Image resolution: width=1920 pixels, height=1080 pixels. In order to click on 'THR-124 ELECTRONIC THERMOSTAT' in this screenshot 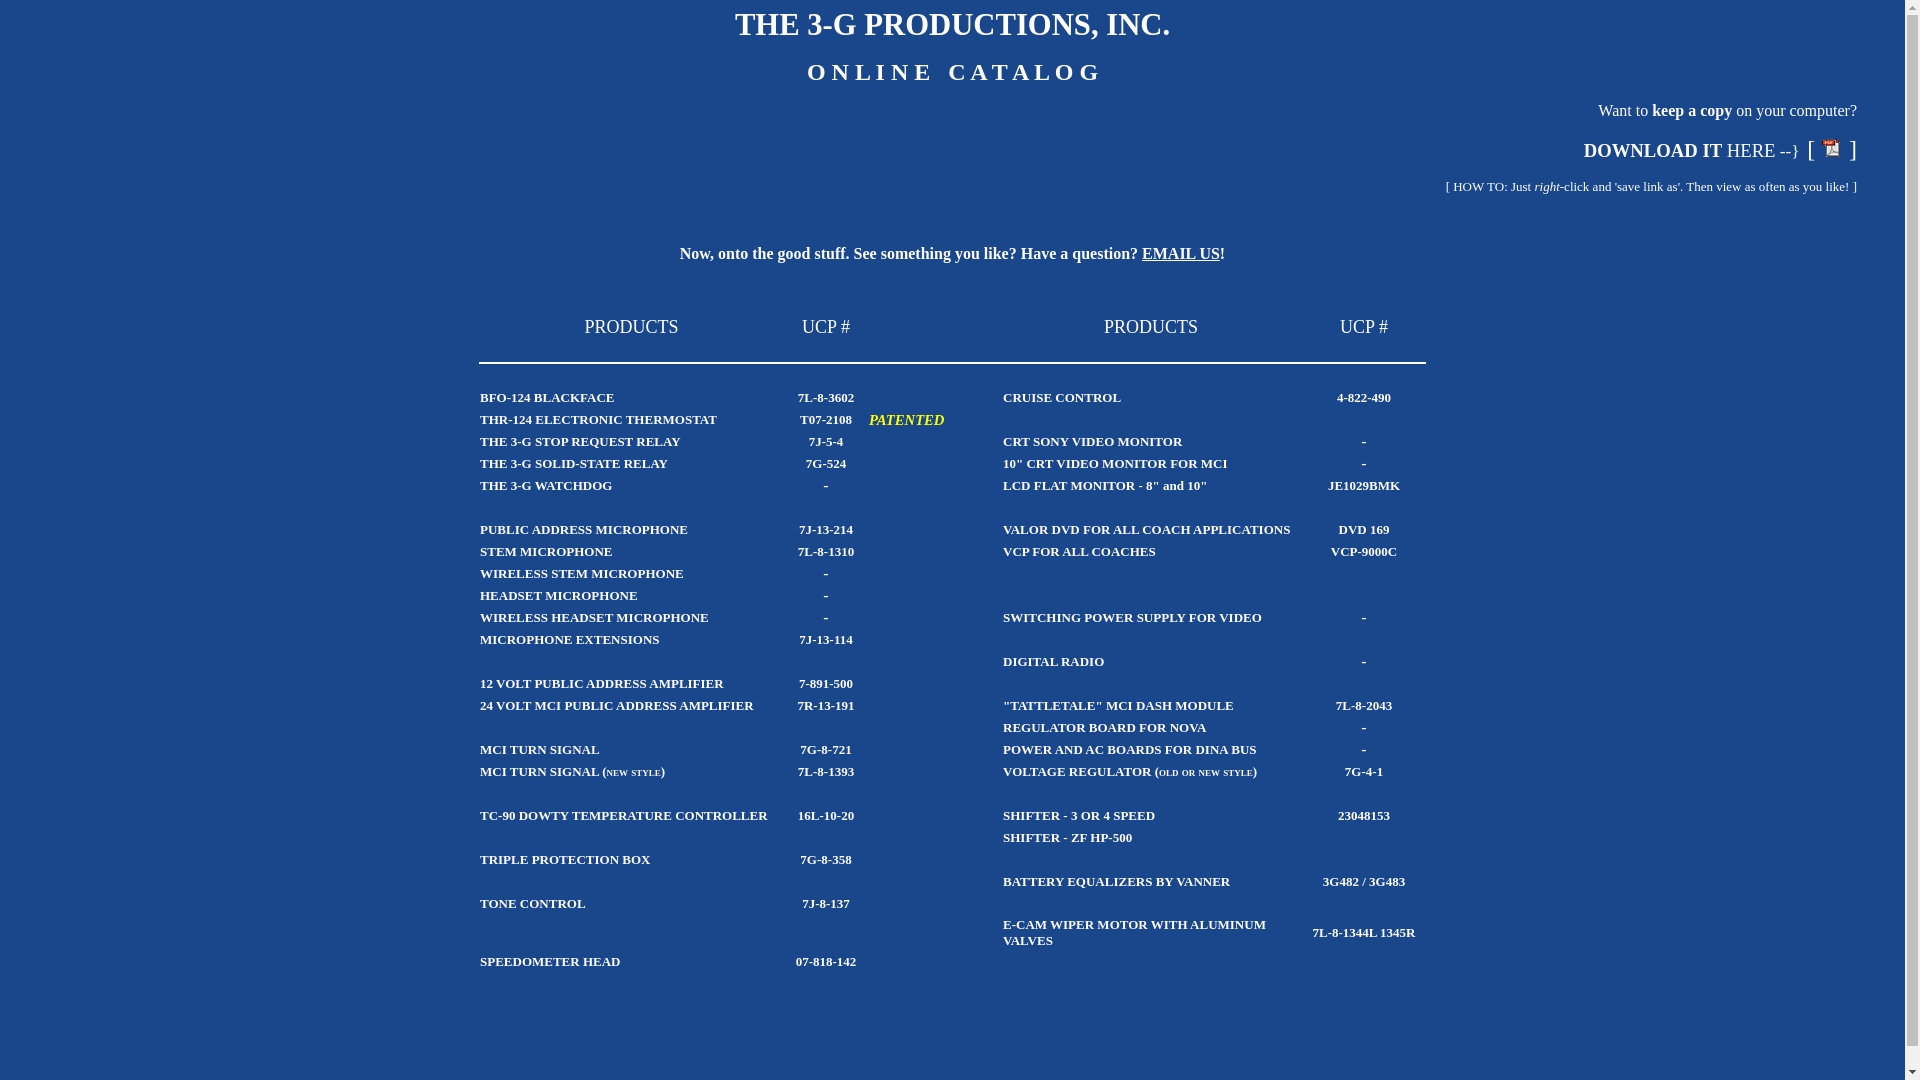, I will do `click(480, 418)`.